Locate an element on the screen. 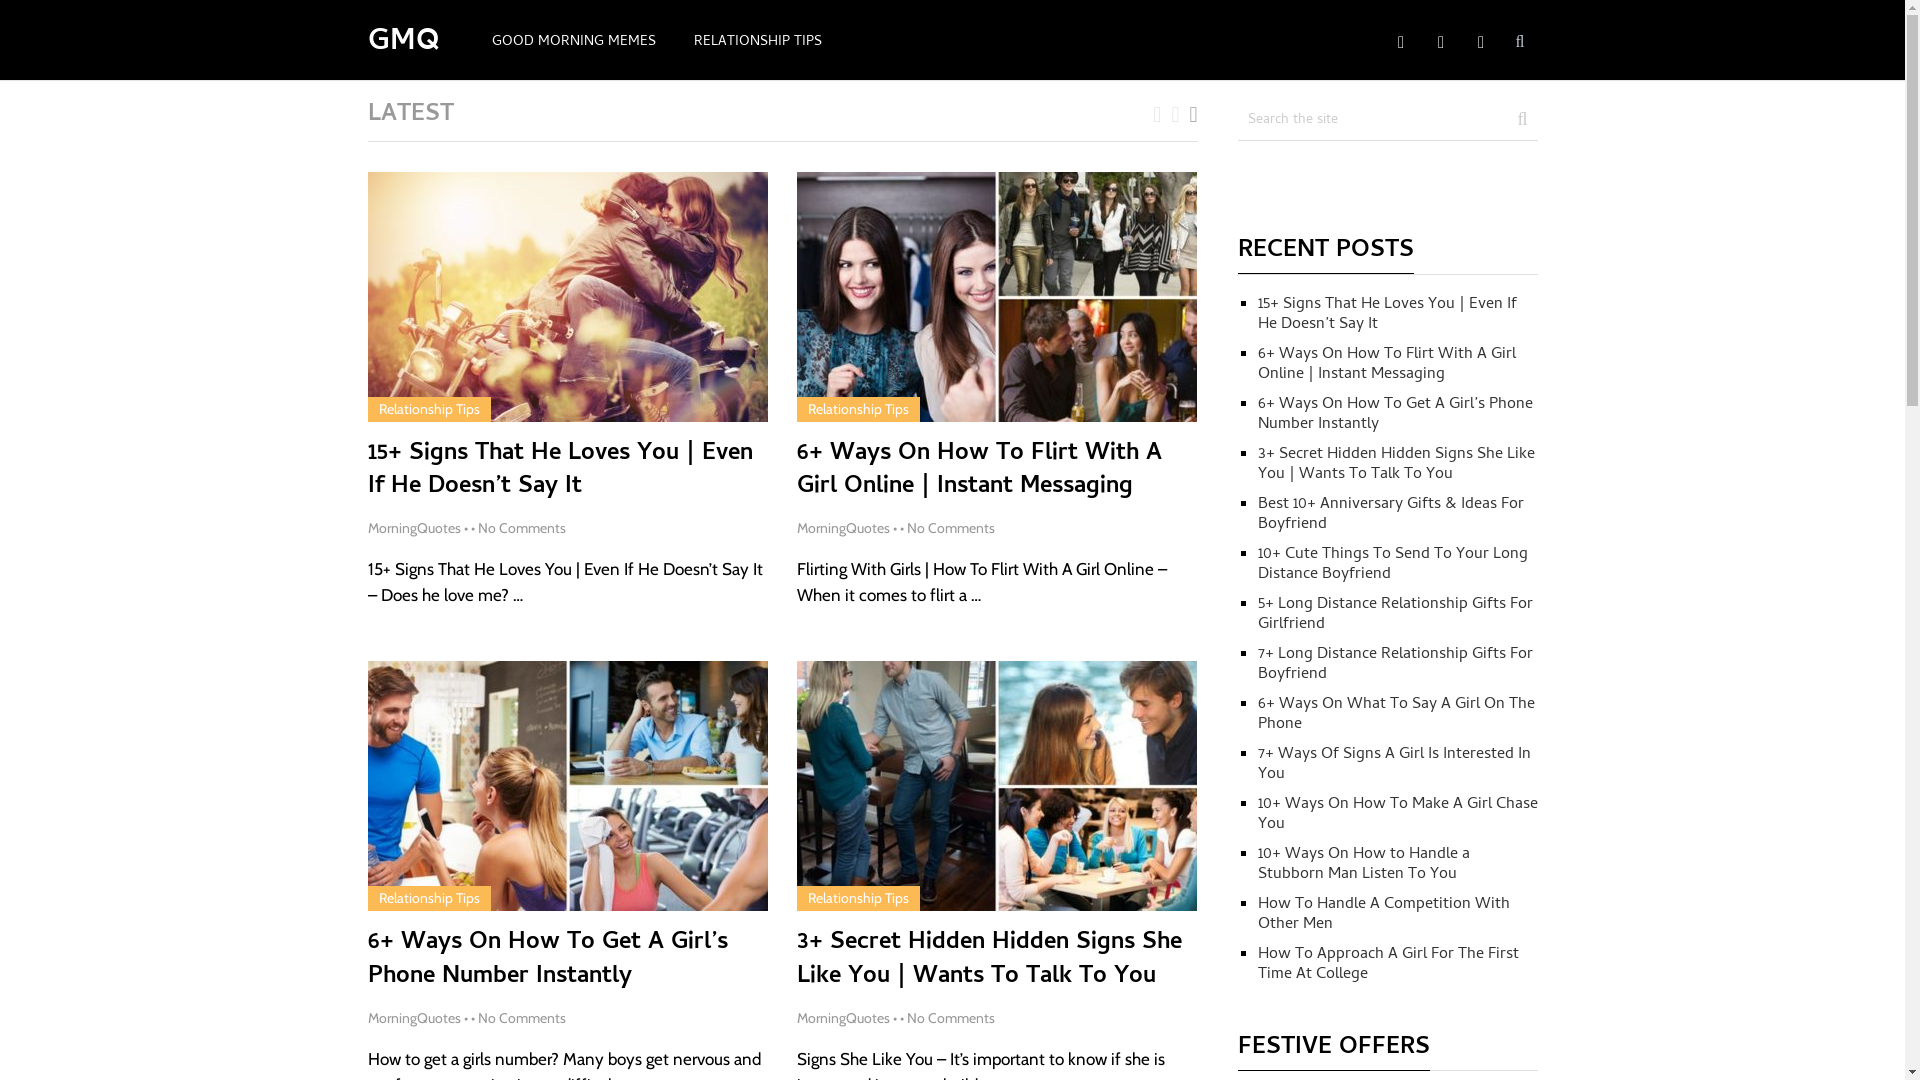 The height and width of the screenshot is (1080, 1920). '10+ Ways On How To Make A Girl Chase You' is located at coordinates (1396, 814).